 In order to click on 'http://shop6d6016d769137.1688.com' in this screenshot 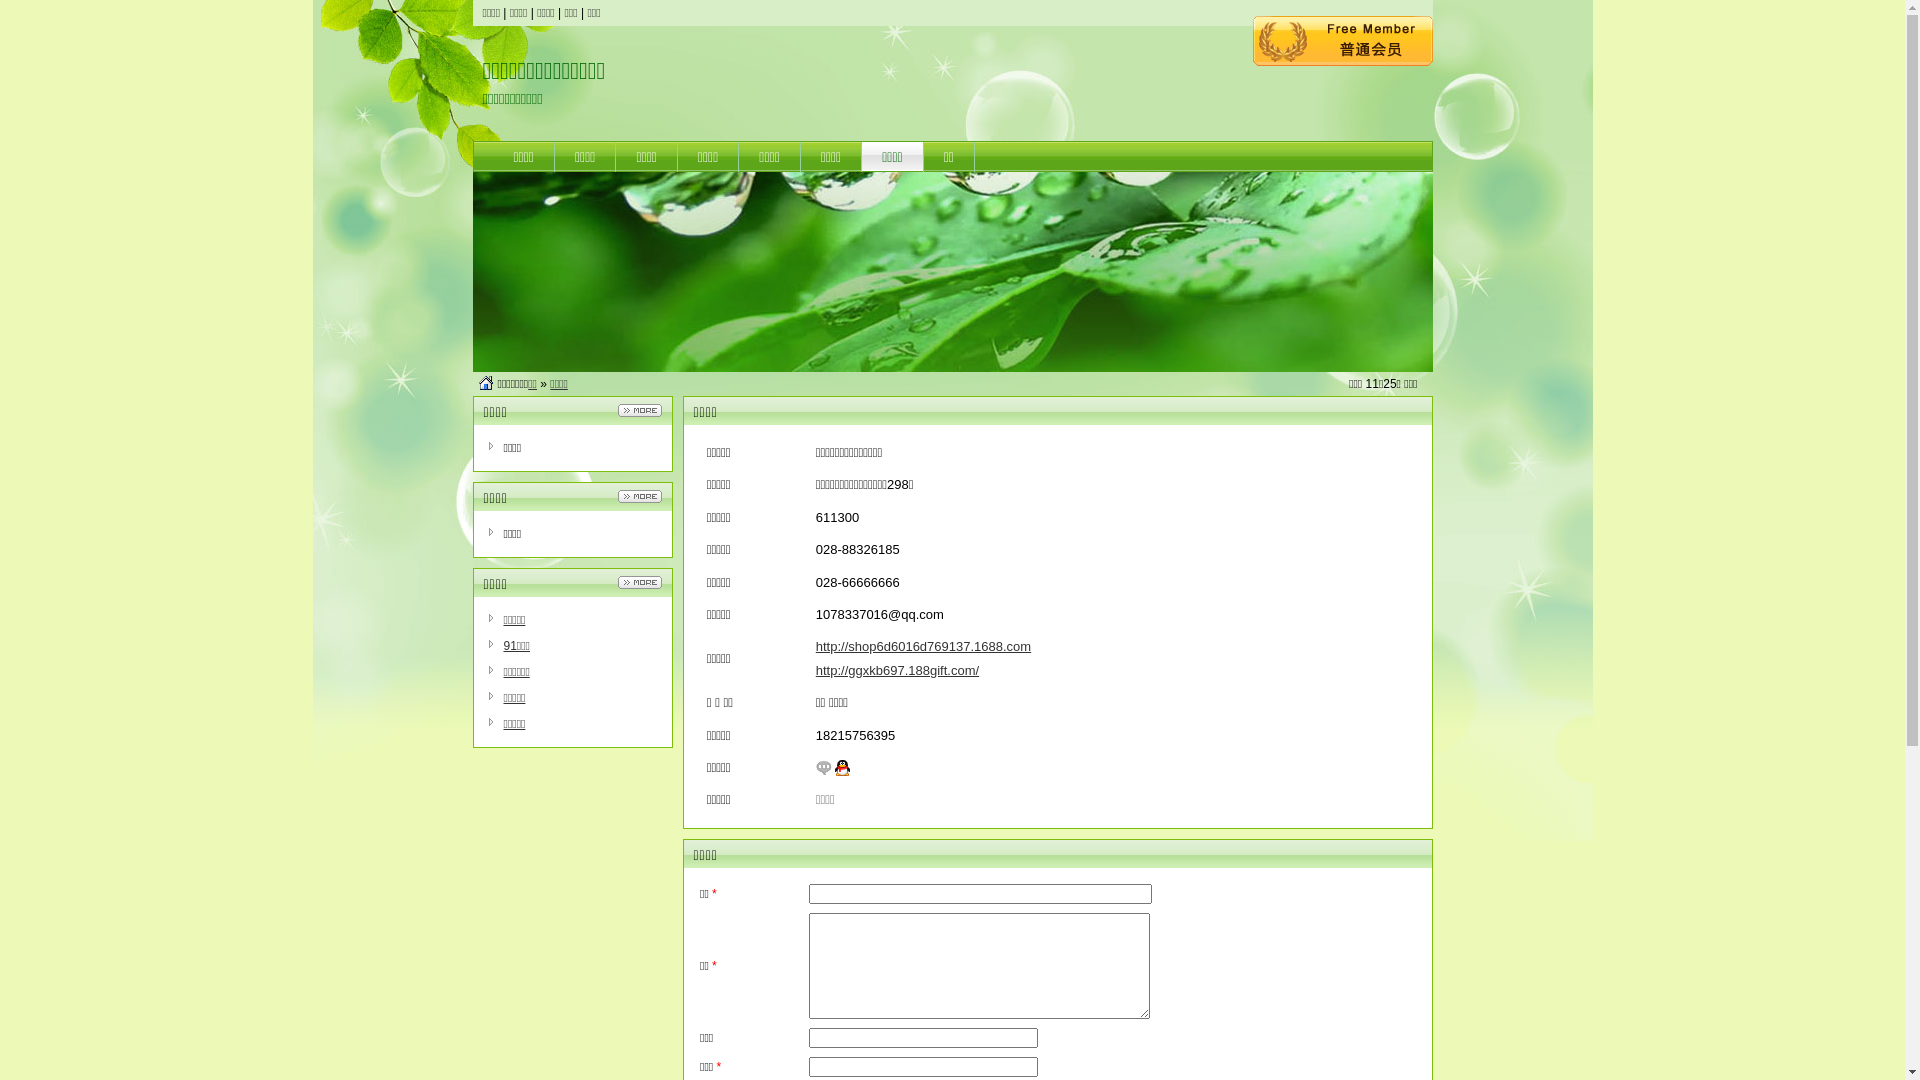, I will do `click(922, 646)`.